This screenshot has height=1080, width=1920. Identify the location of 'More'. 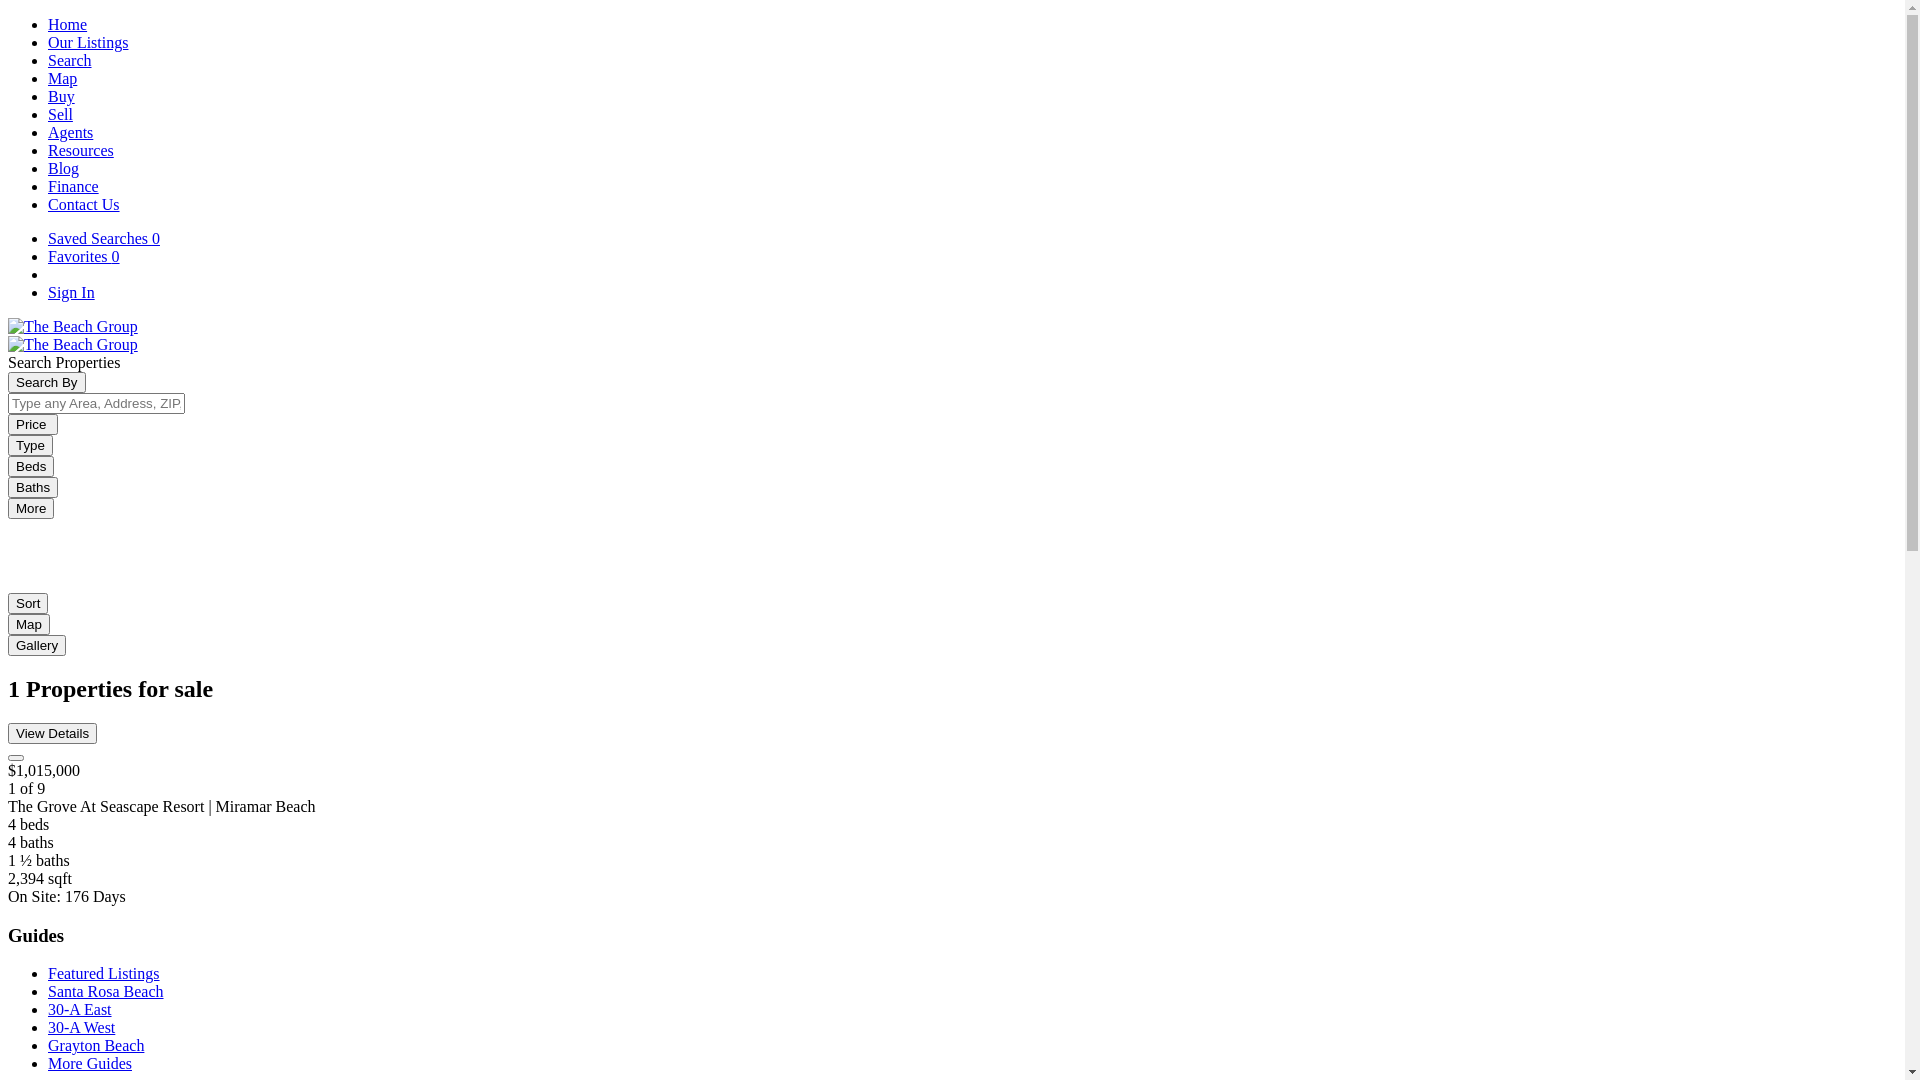
(8, 507).